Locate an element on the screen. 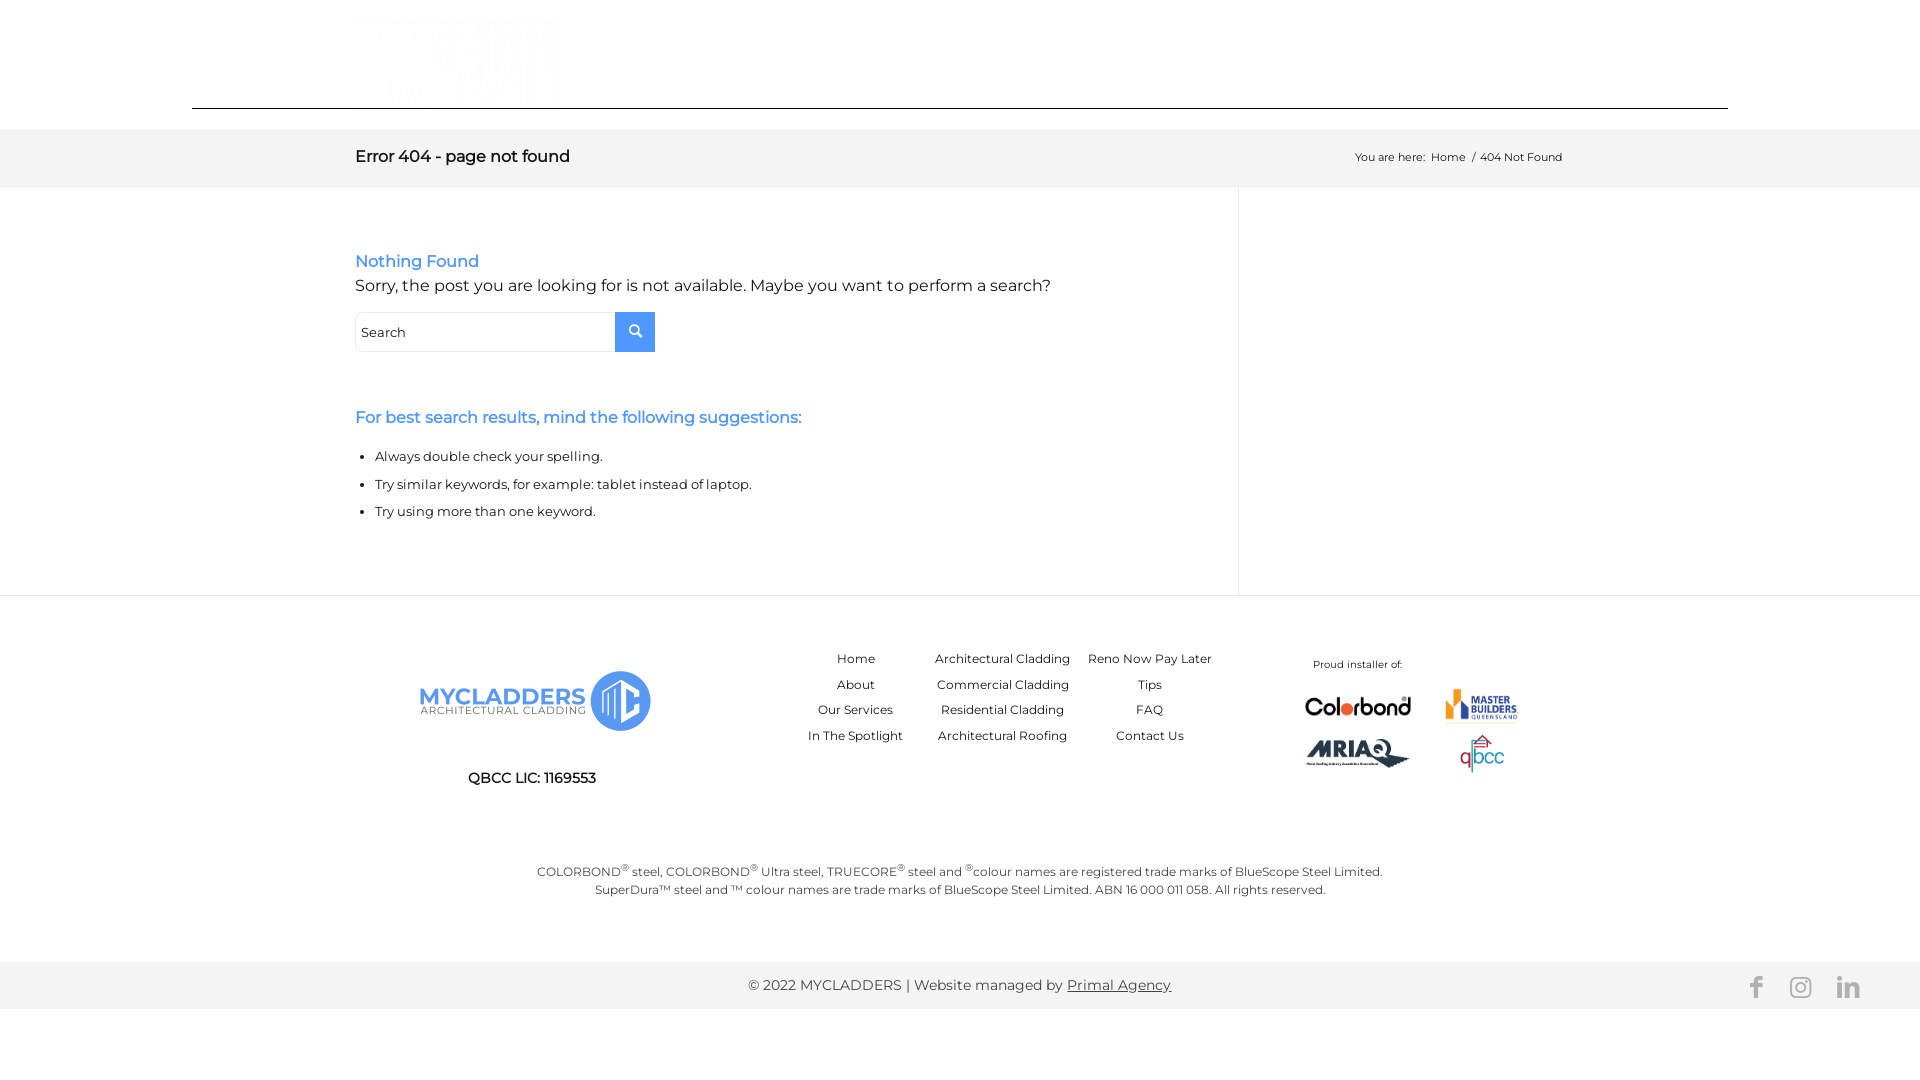  'Architectural Roofing' is located at coordinates (936, 735).